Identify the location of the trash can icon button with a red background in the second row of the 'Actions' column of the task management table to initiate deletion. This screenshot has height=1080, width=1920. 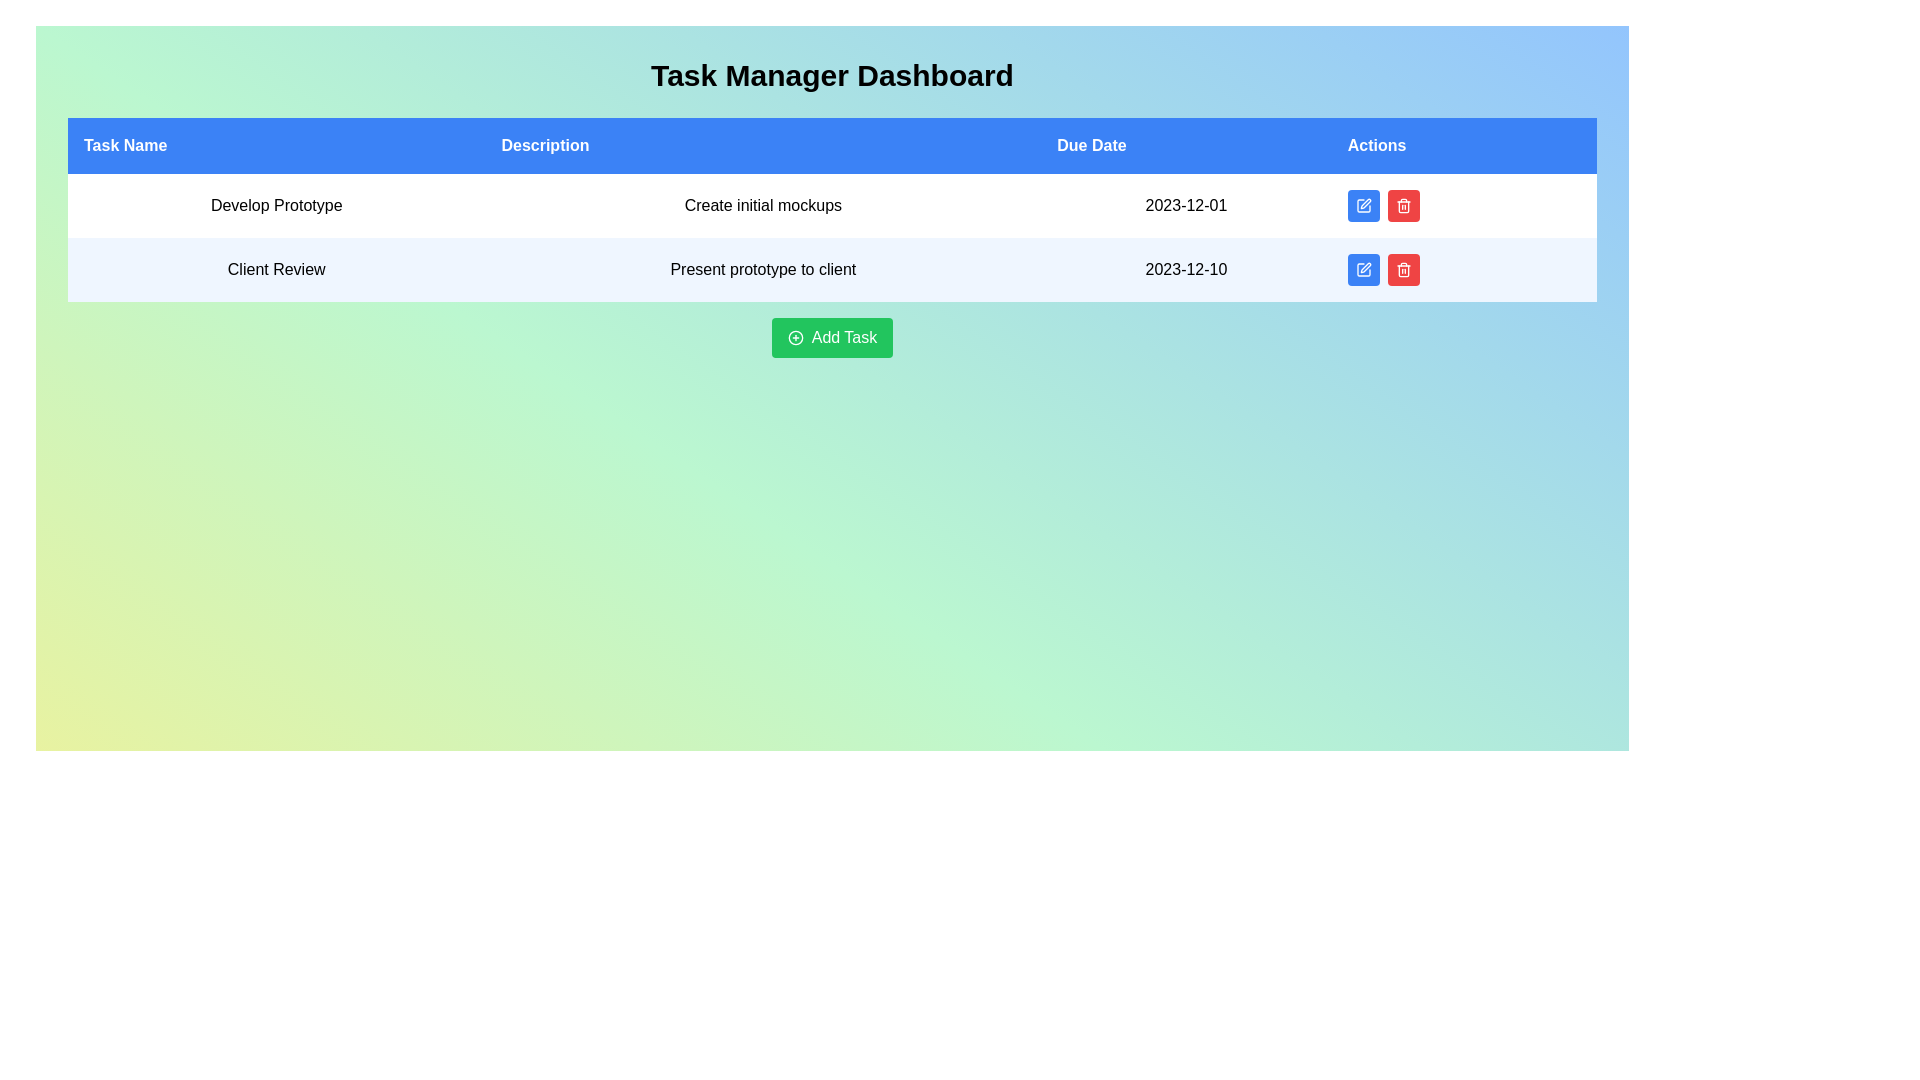
(1402, 270).